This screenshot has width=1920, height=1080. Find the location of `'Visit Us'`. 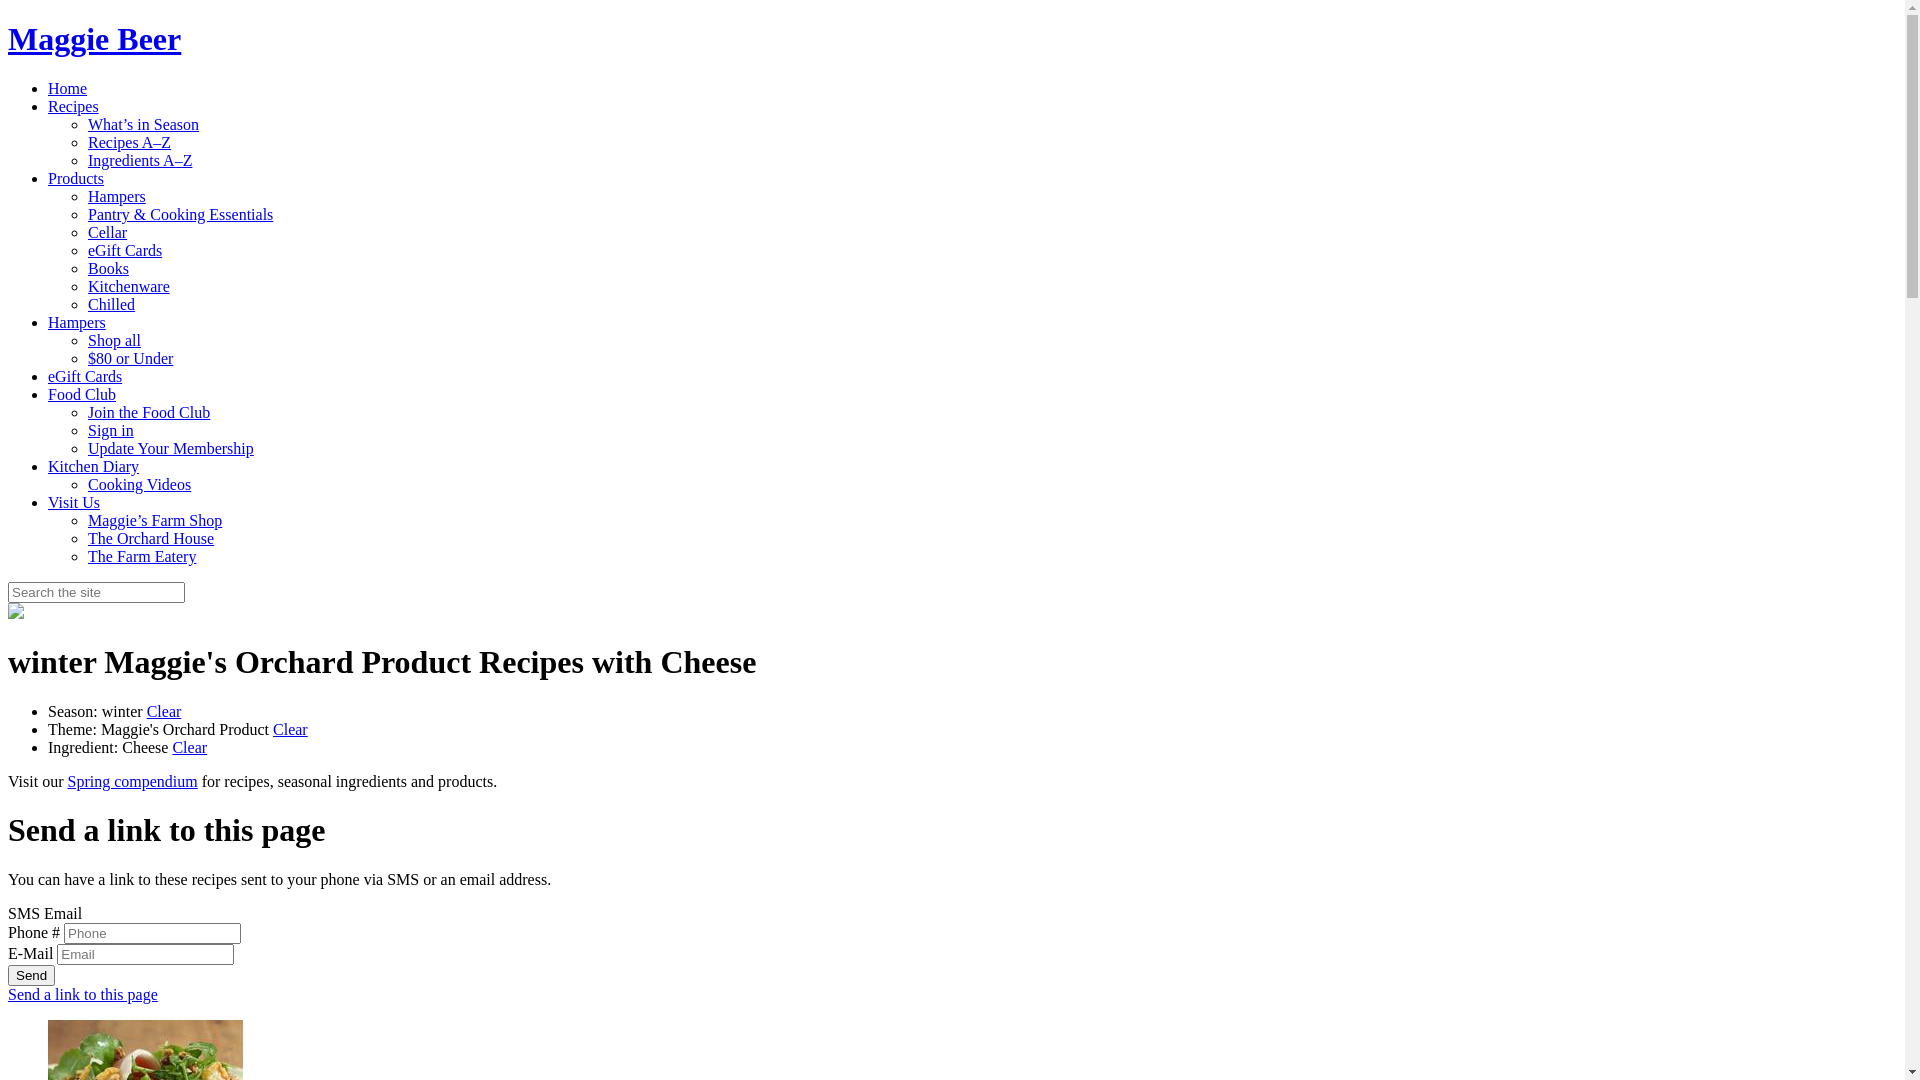

'Visit Us' is located at coordinates (73, 501).